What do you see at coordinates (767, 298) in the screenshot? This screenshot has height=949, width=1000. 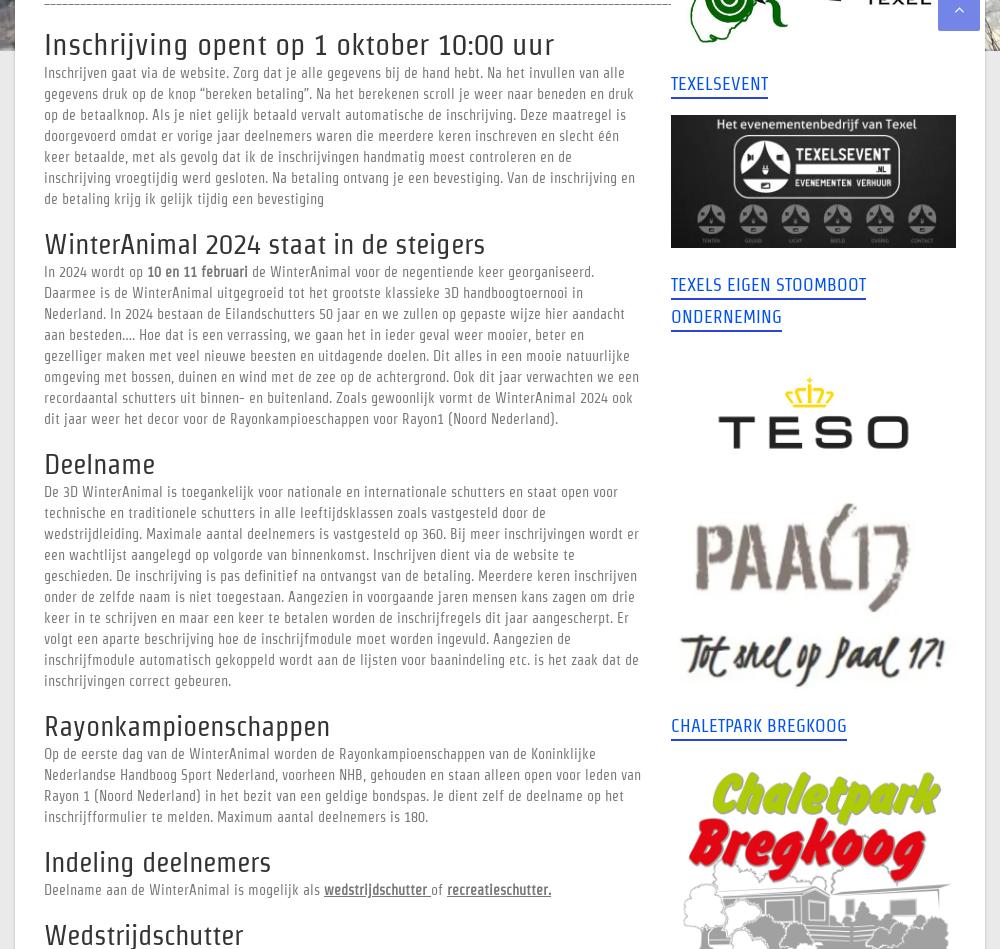 I see `'Texels Eigen Stoomboot Onderneming'` at bounding box center [767, 298].